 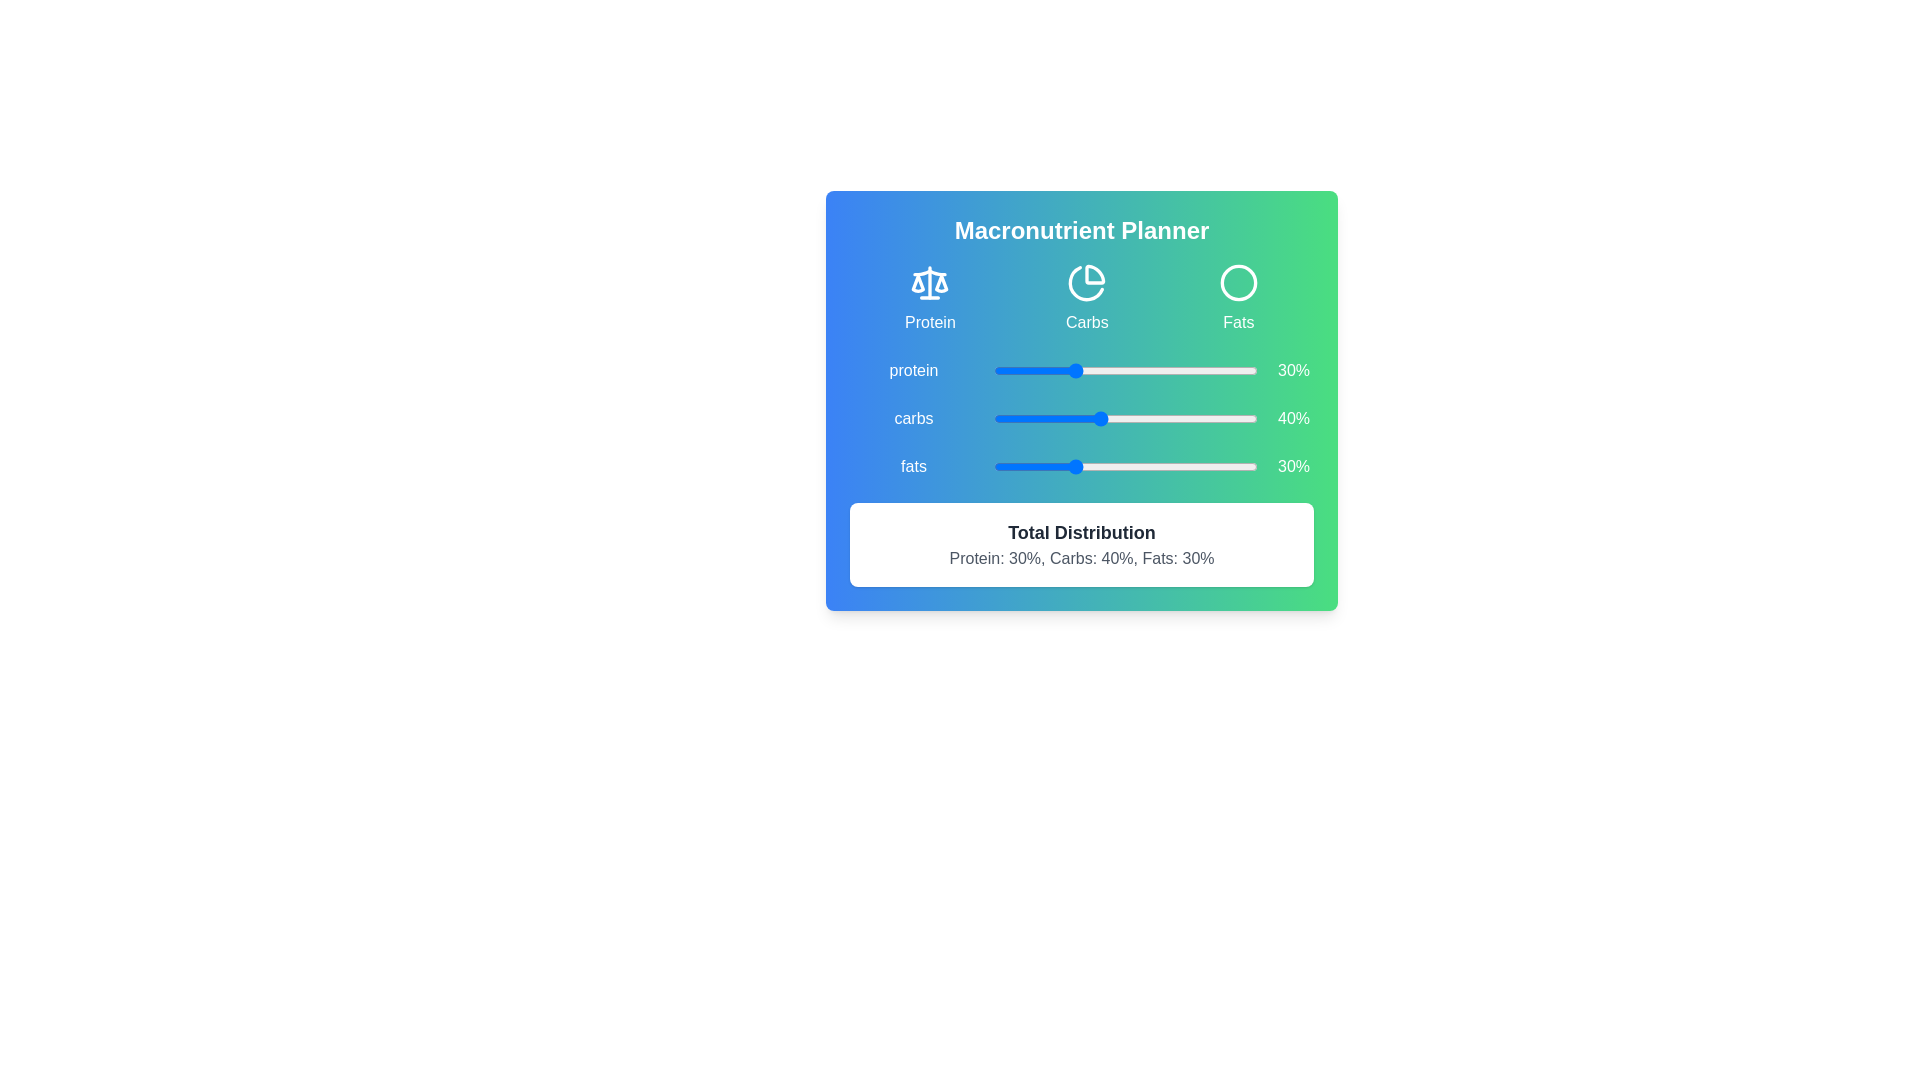 I want to click on the text display reading '40%' that is located to the right of the horizontal slider in the 'carbs' row, so click(x=1294, y=418).